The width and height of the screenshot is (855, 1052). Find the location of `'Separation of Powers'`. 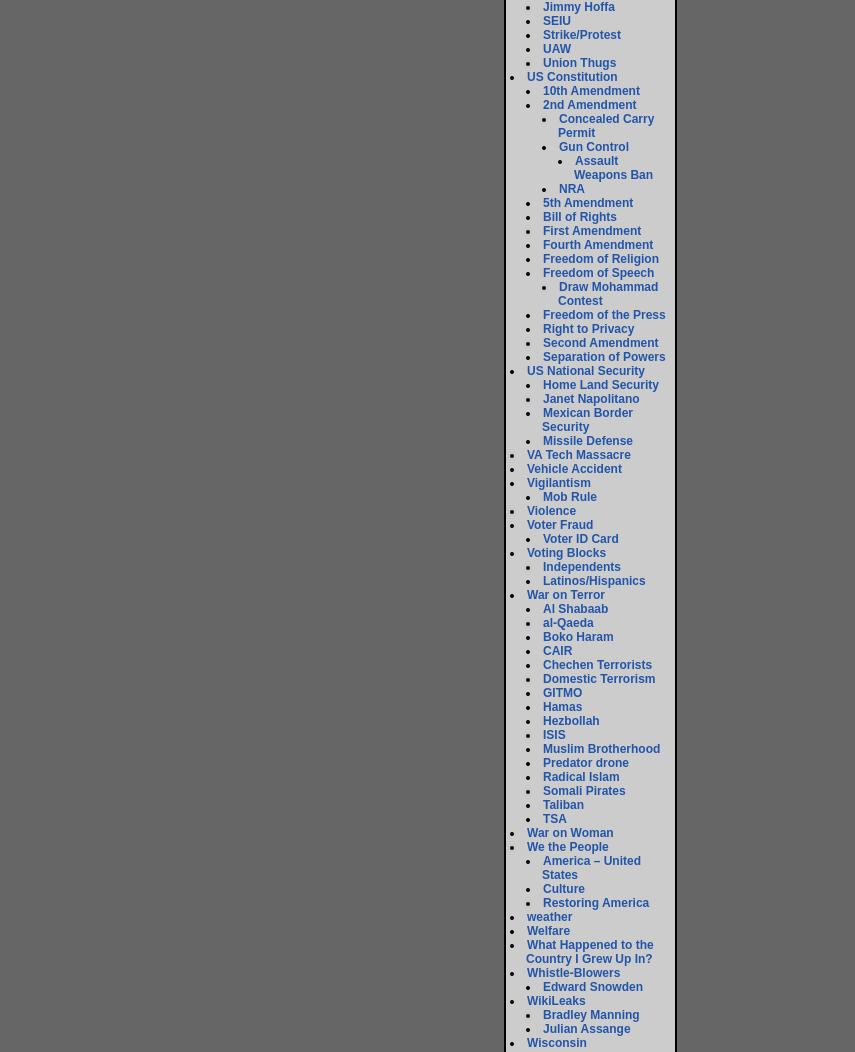

'Separation of Powers' is located at coordinates (543, 357).